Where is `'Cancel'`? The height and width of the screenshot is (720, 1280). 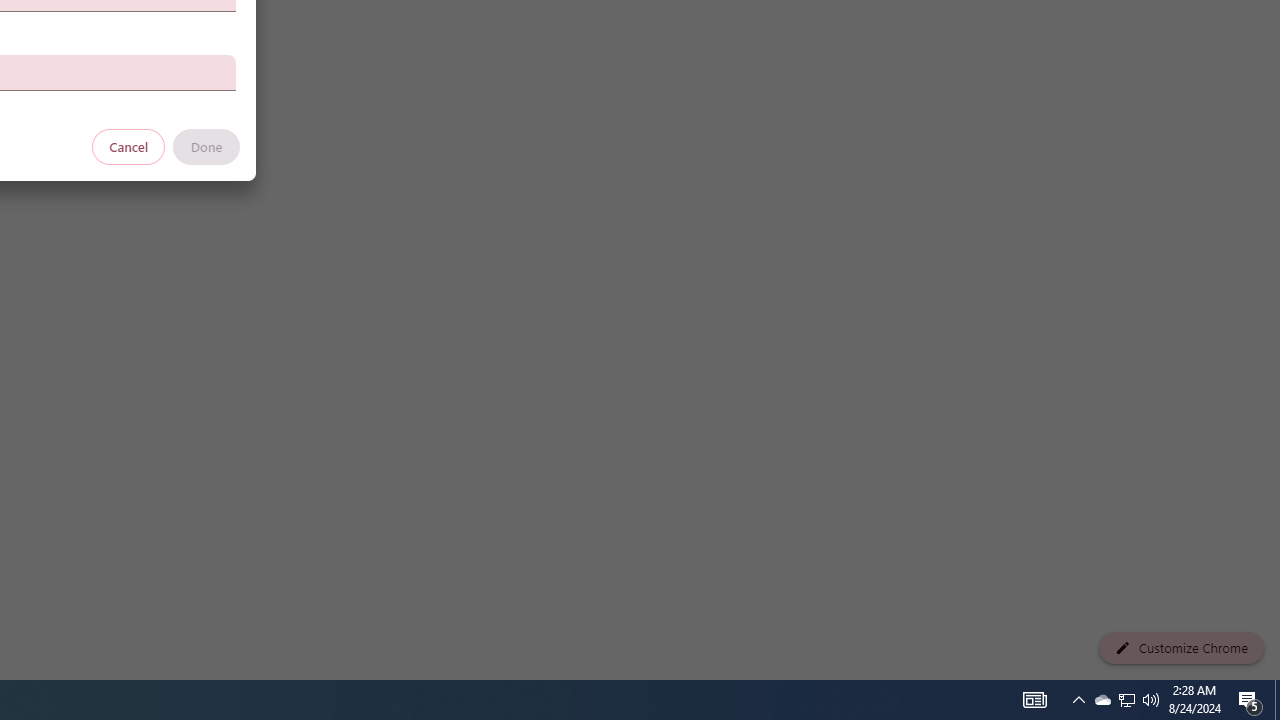 'Cancel' is located at coordinates (128, 145).